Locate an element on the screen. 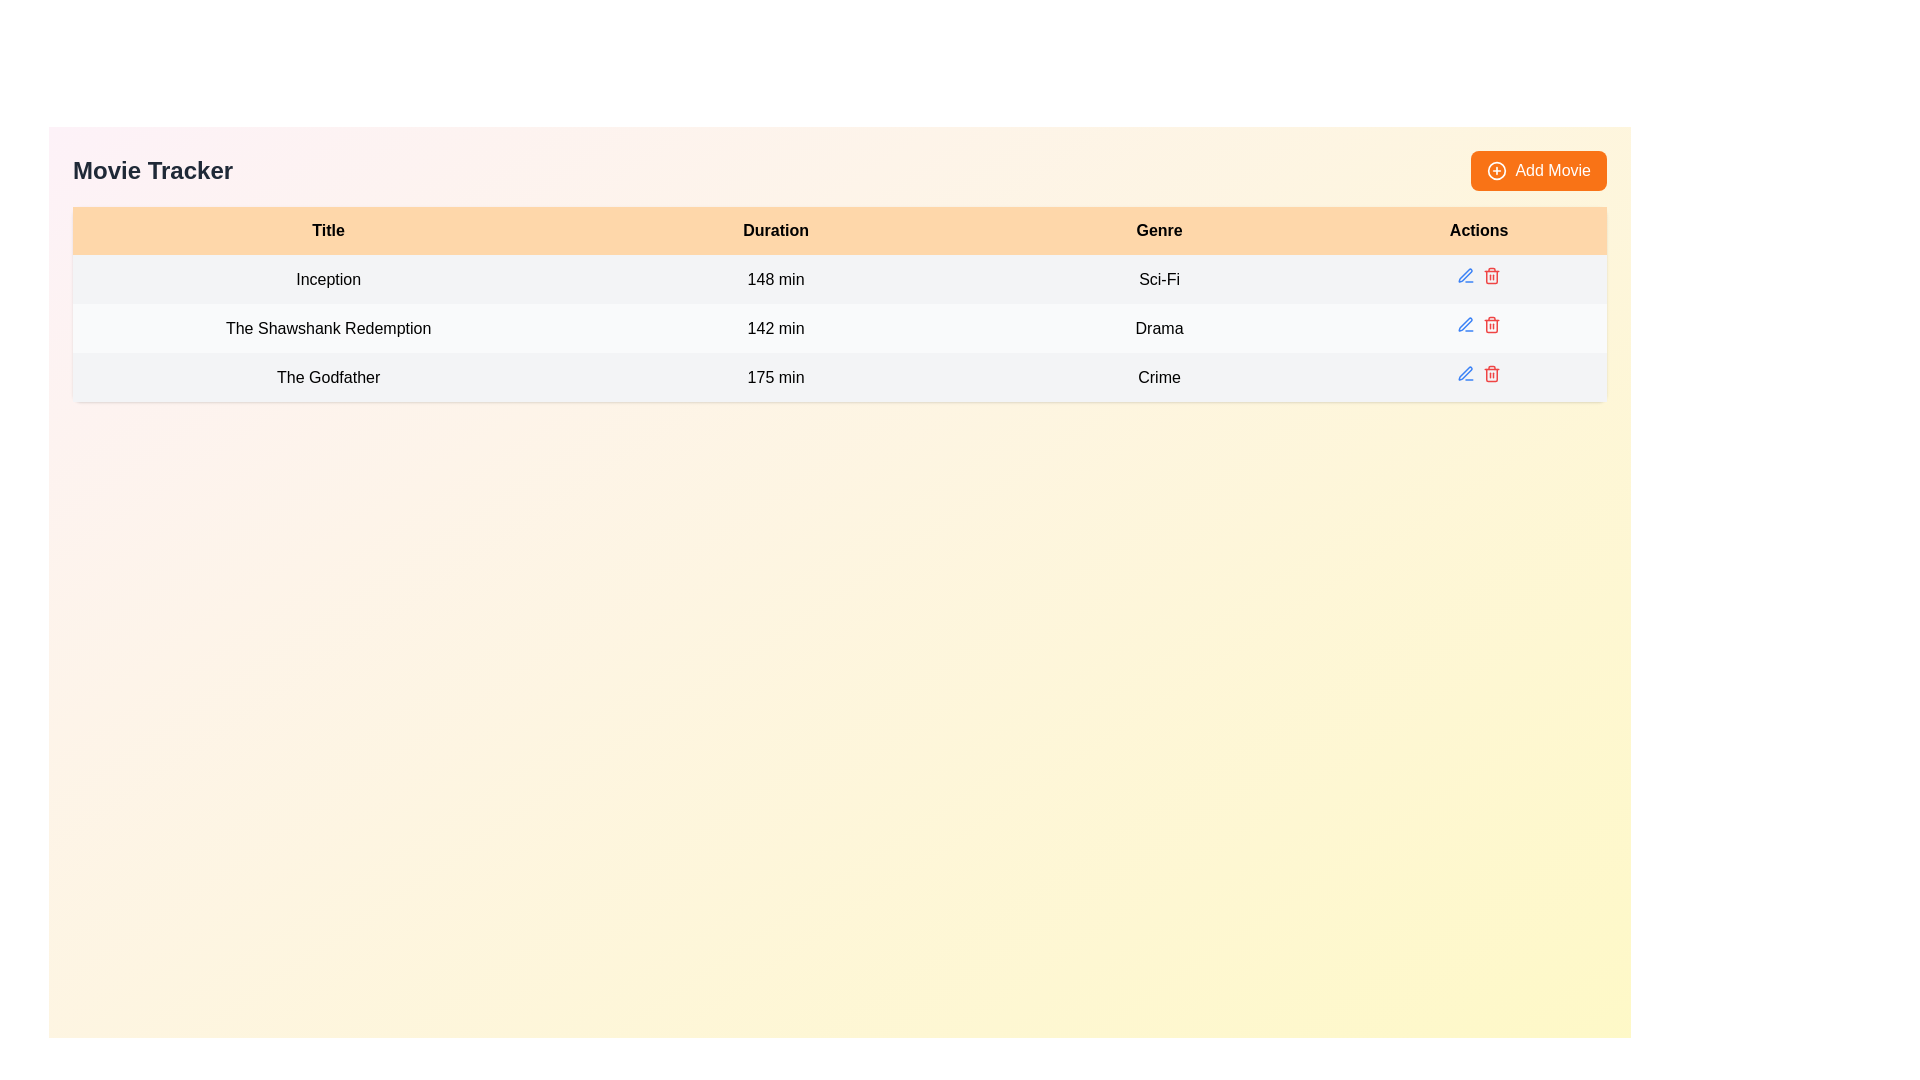  the blue pen-shaped icon in the 'Actions' column of the first row corresponding to the movie 'Inception' is located at coordinates (1466, 276).